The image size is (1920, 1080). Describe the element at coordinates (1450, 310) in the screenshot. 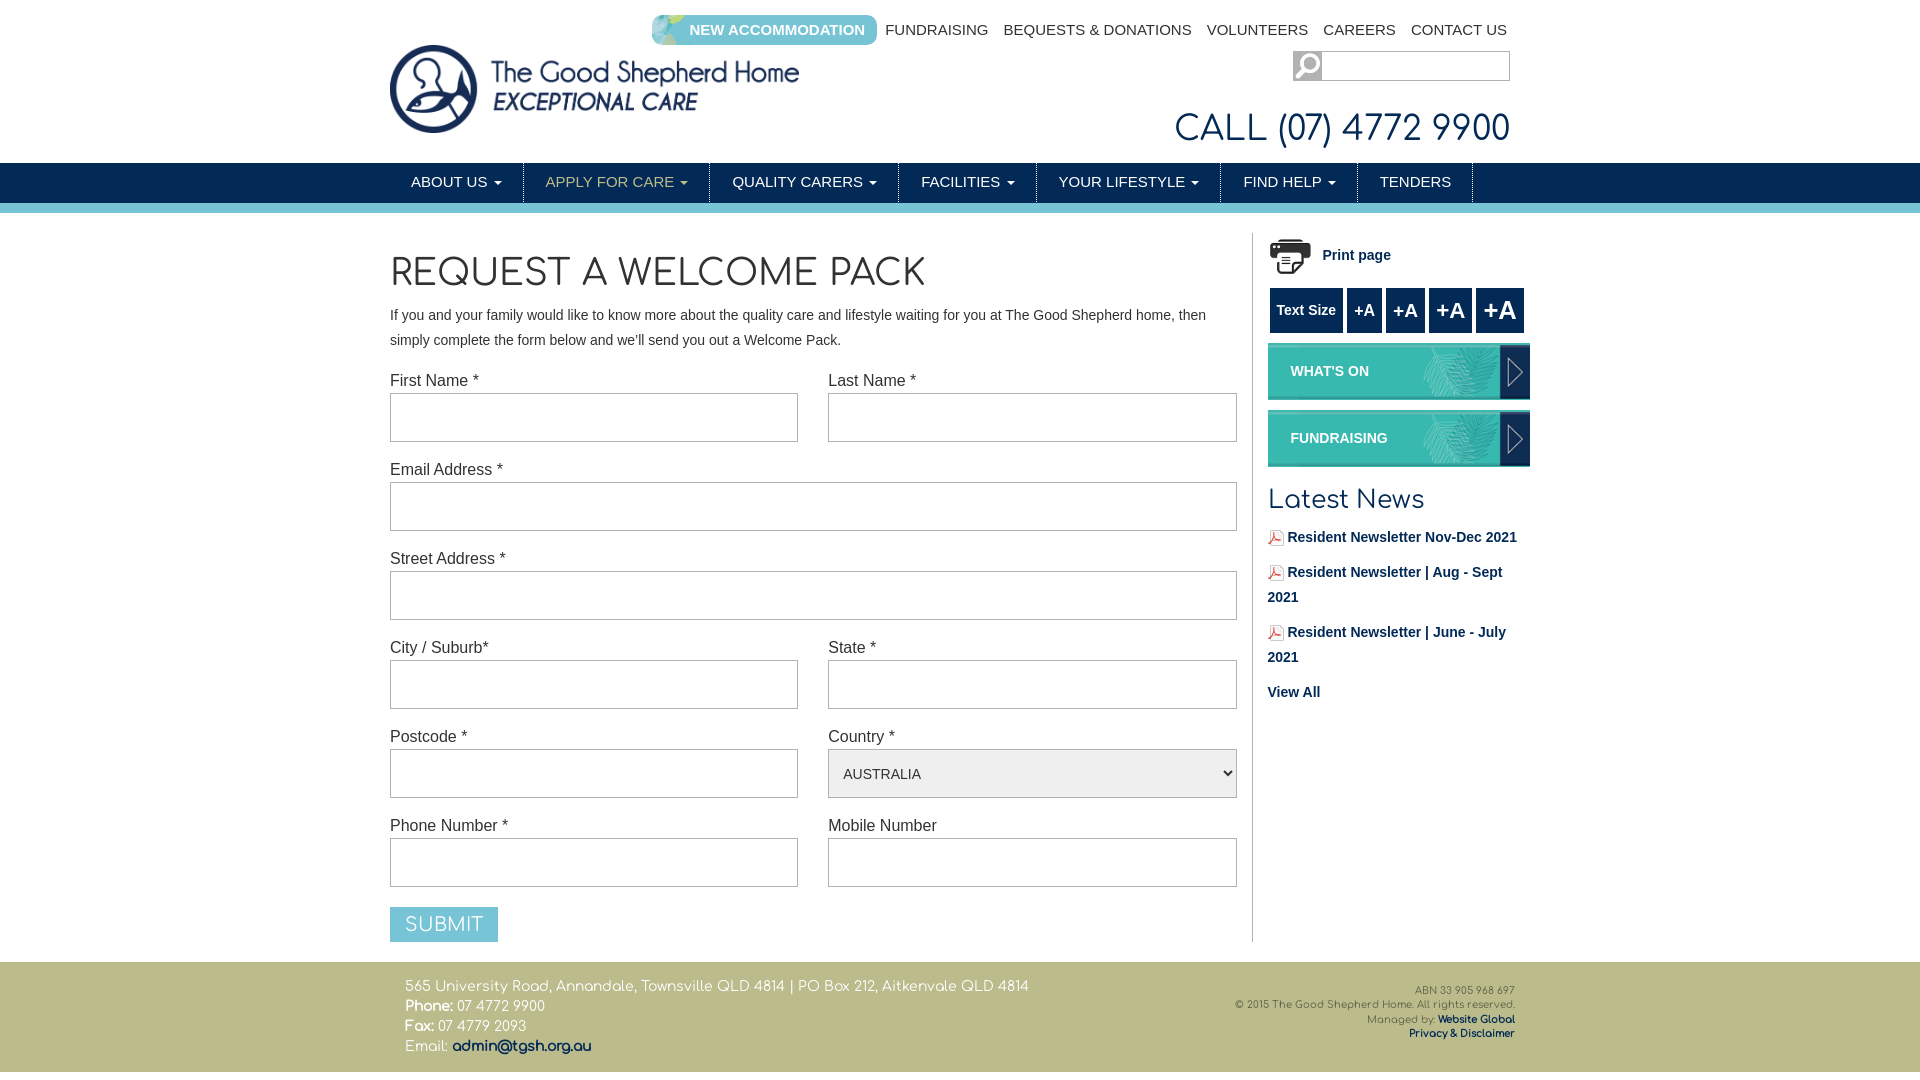

I see `'+A'` at that location.